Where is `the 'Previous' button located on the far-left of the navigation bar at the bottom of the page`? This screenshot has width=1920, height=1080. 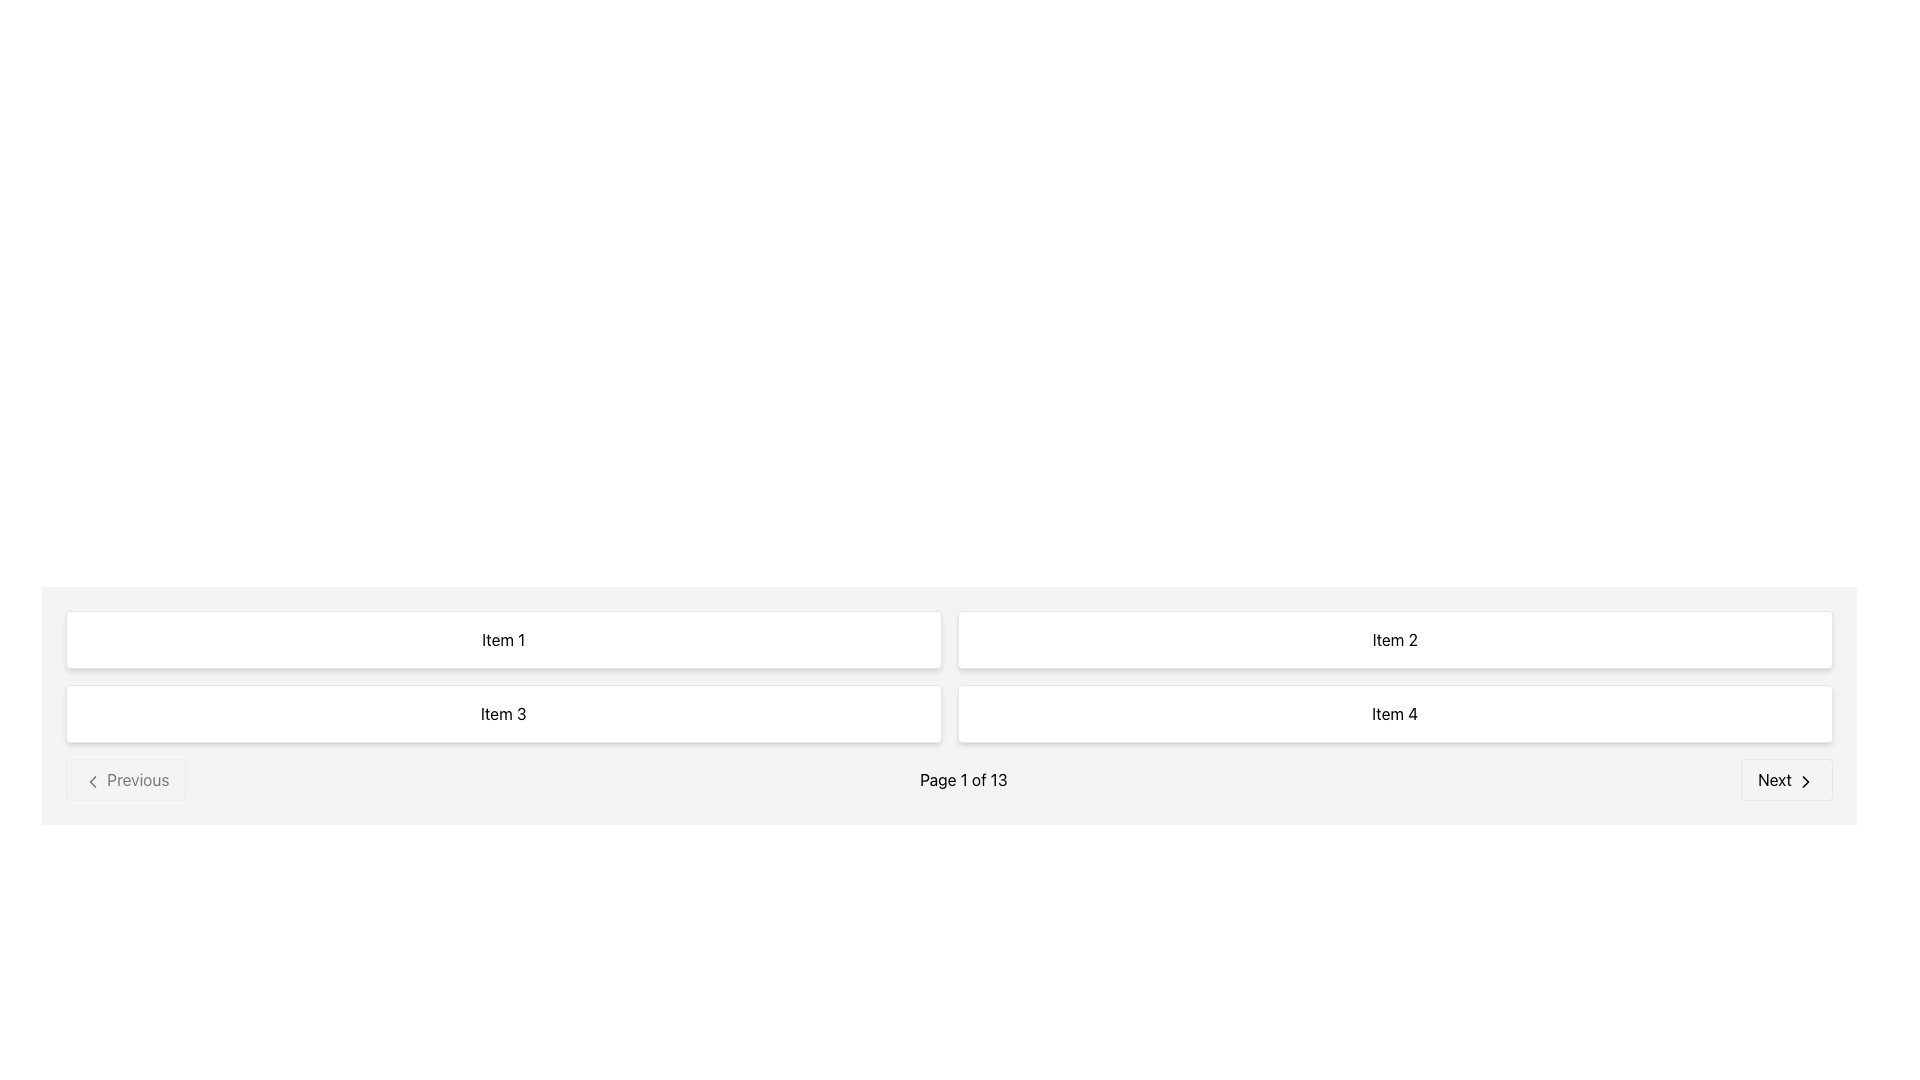 the 'Previous' button located on the far-left of the navigation bar at the bottom of the page is located at coordinates (125, 778).